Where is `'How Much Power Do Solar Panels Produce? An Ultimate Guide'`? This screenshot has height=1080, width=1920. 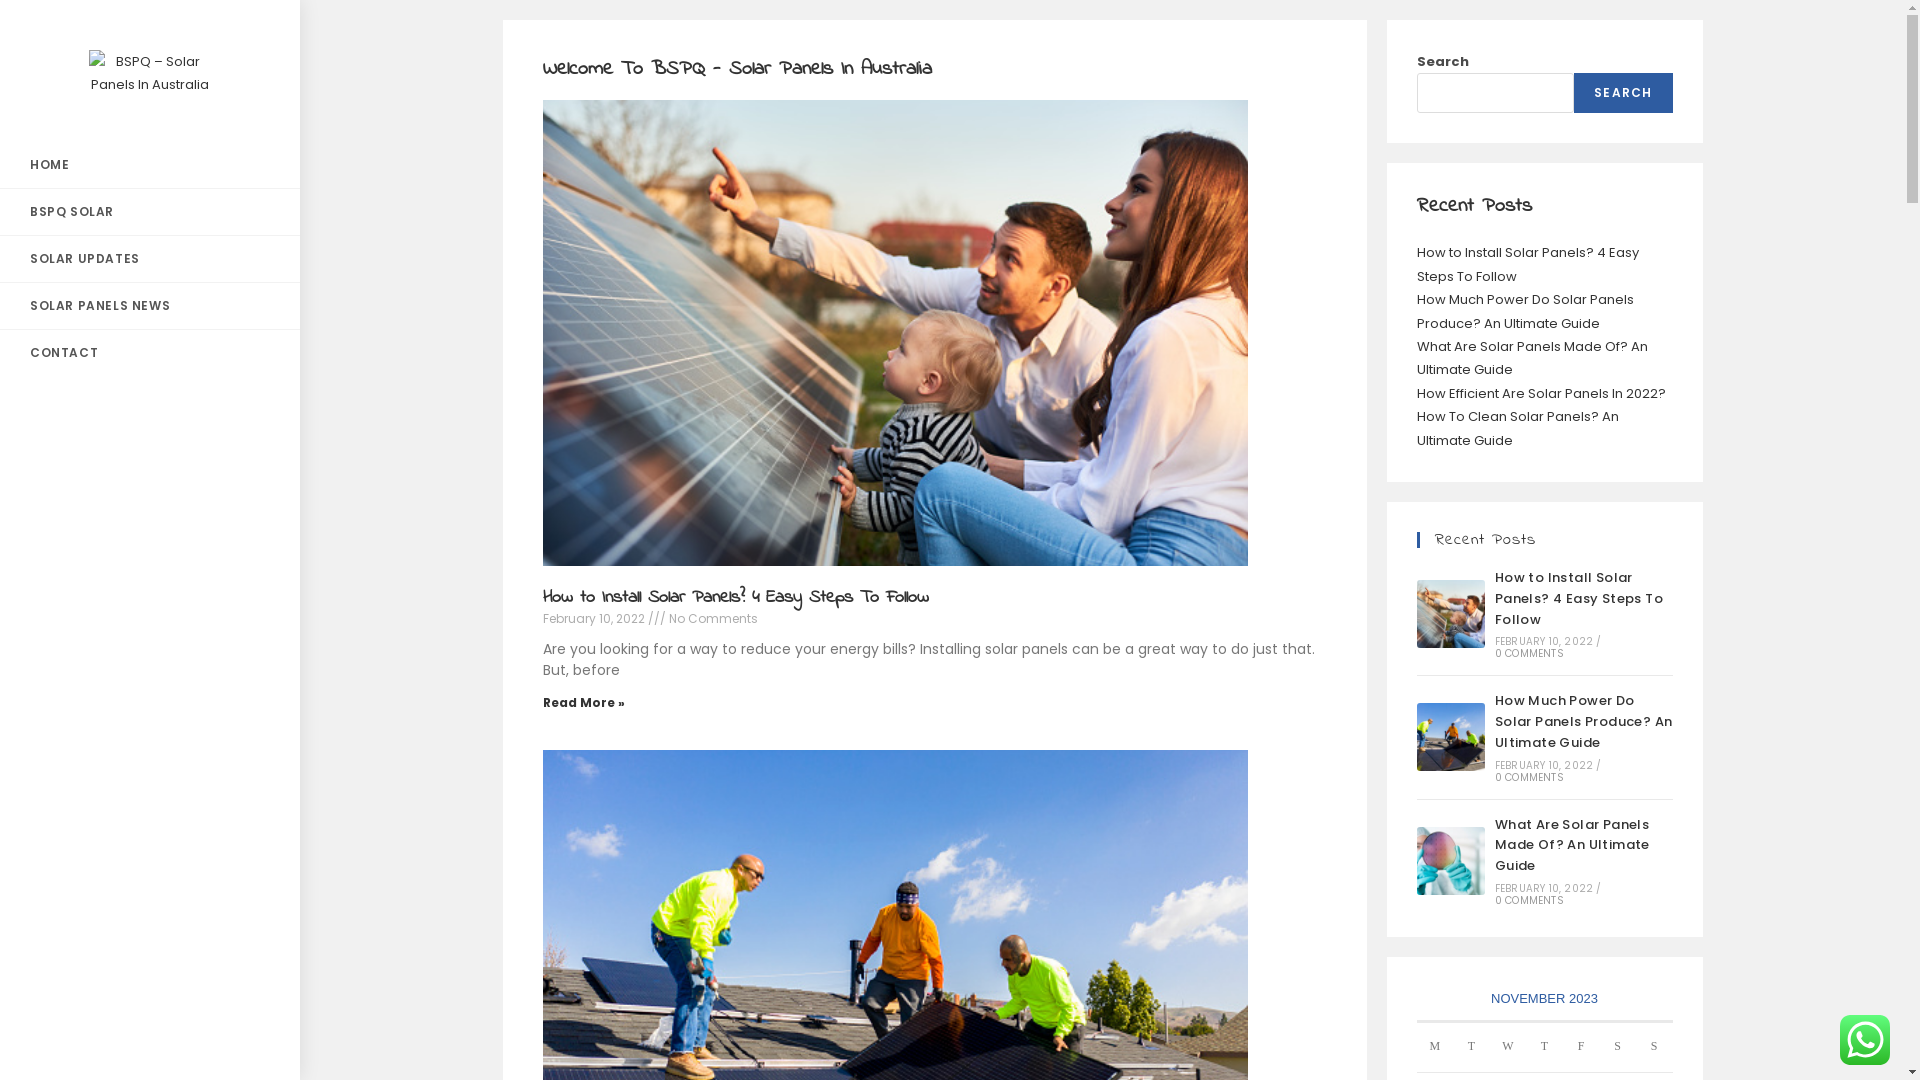
'How Much Power Do Solar Panels Produce? An Ultimate Guide' is located at coordinates (1449, 736).